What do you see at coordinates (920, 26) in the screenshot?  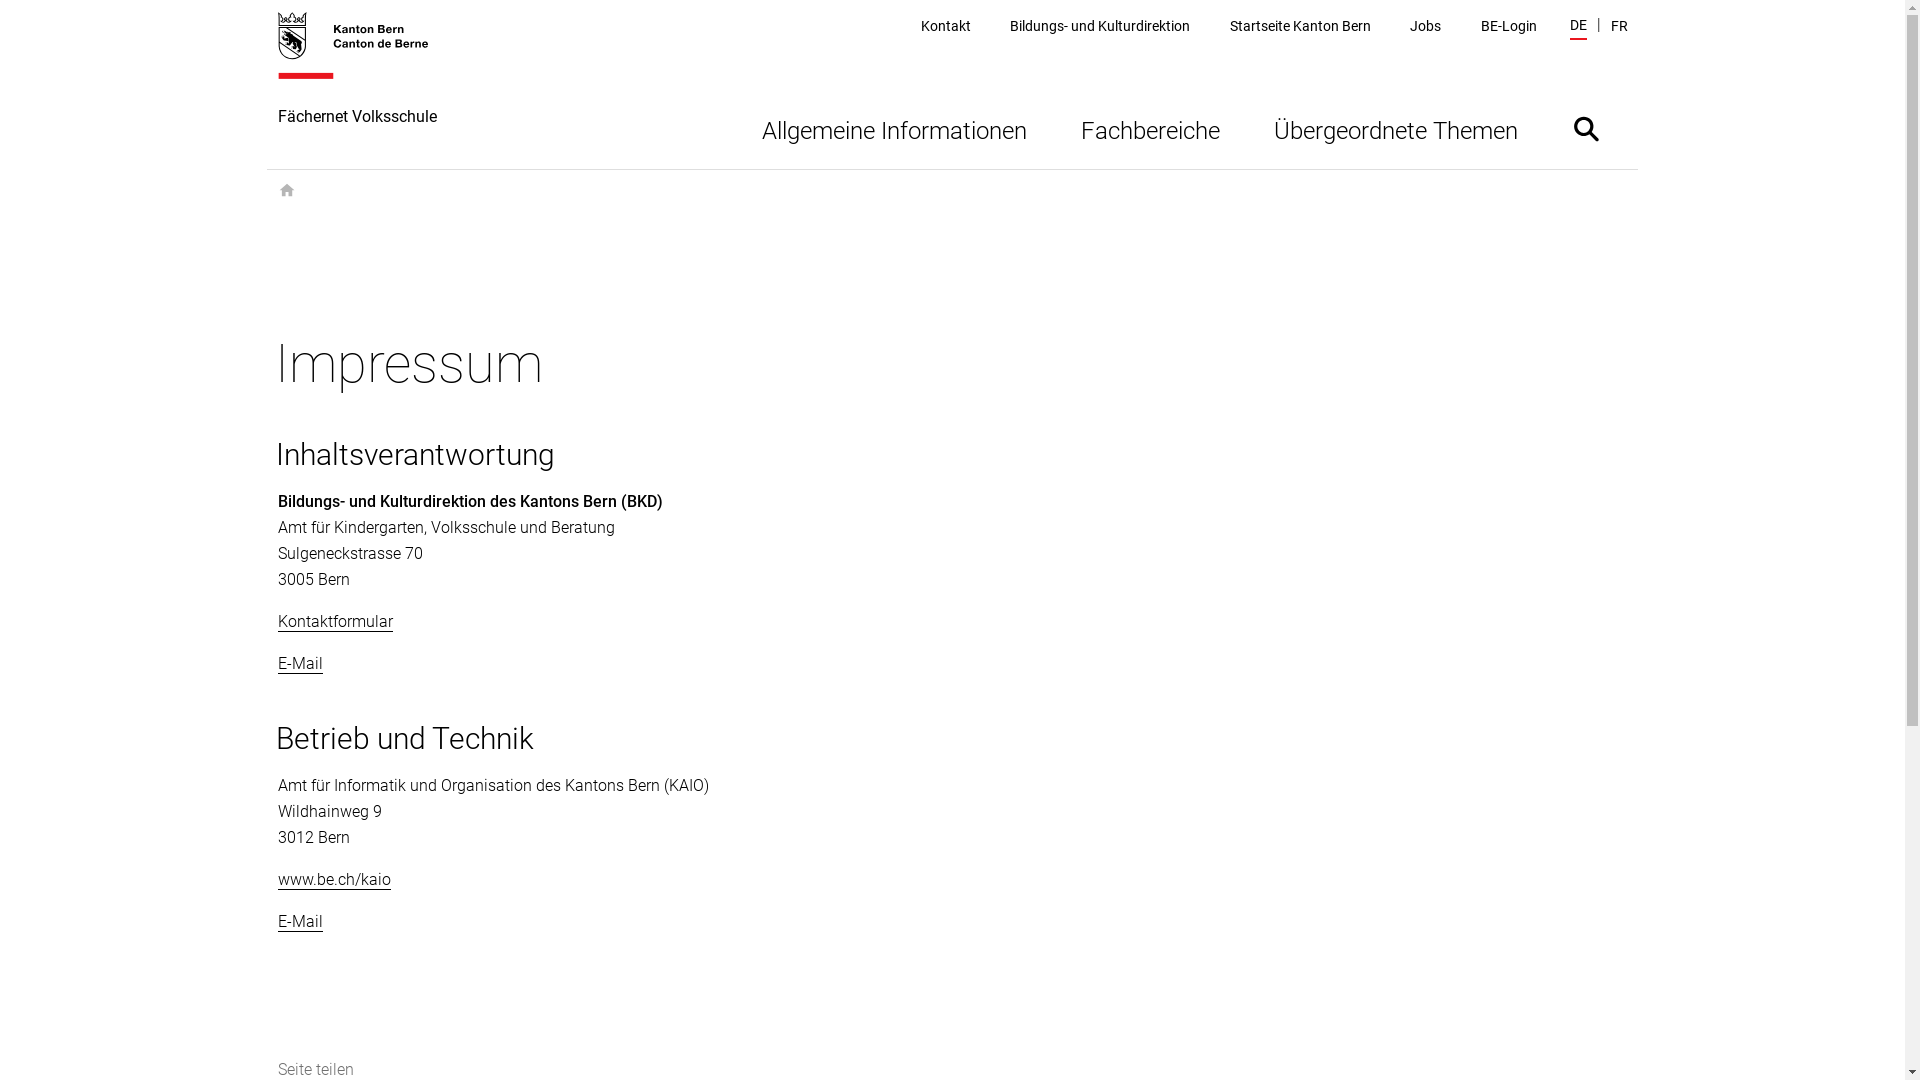 I see `'Kontakt'` at bounding box center [920, 26].